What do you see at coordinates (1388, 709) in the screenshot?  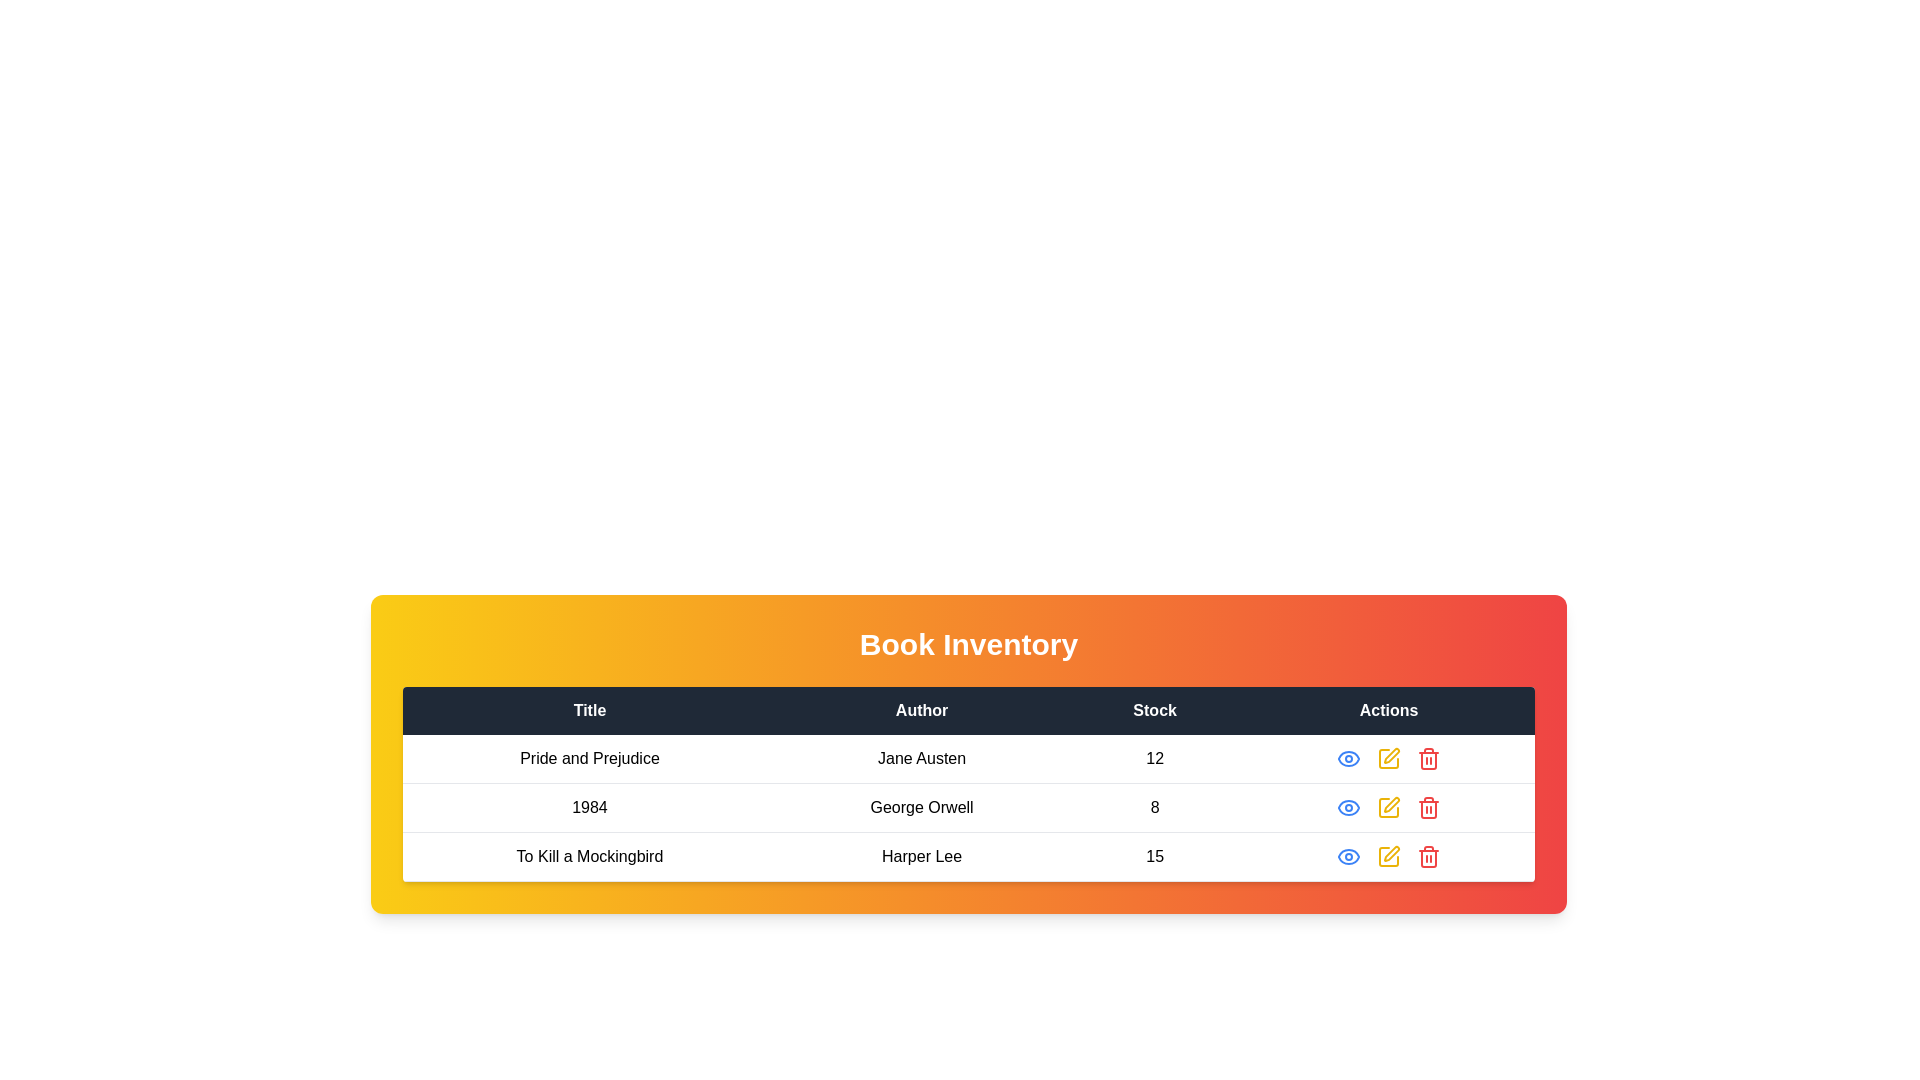 I see `the label displaying 'Actions' in white font within the table header section located at the top-right corner of the table` at bounding box center [1388, 709].